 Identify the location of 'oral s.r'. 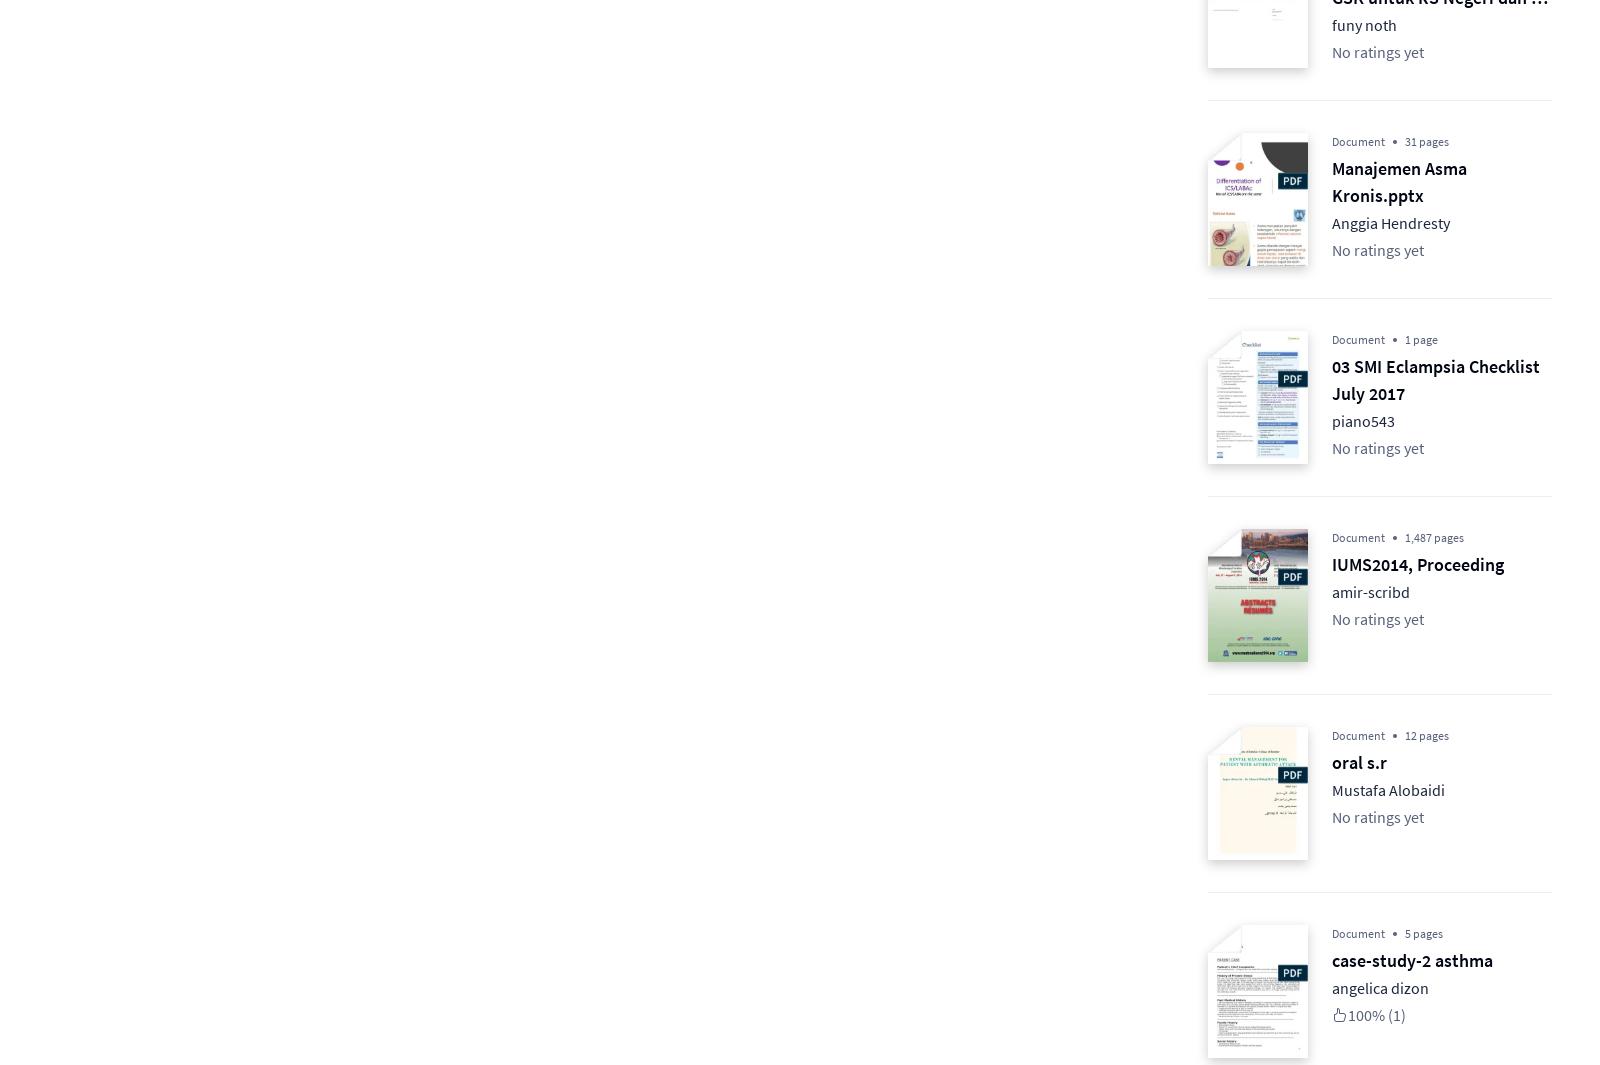
(1331, 762).